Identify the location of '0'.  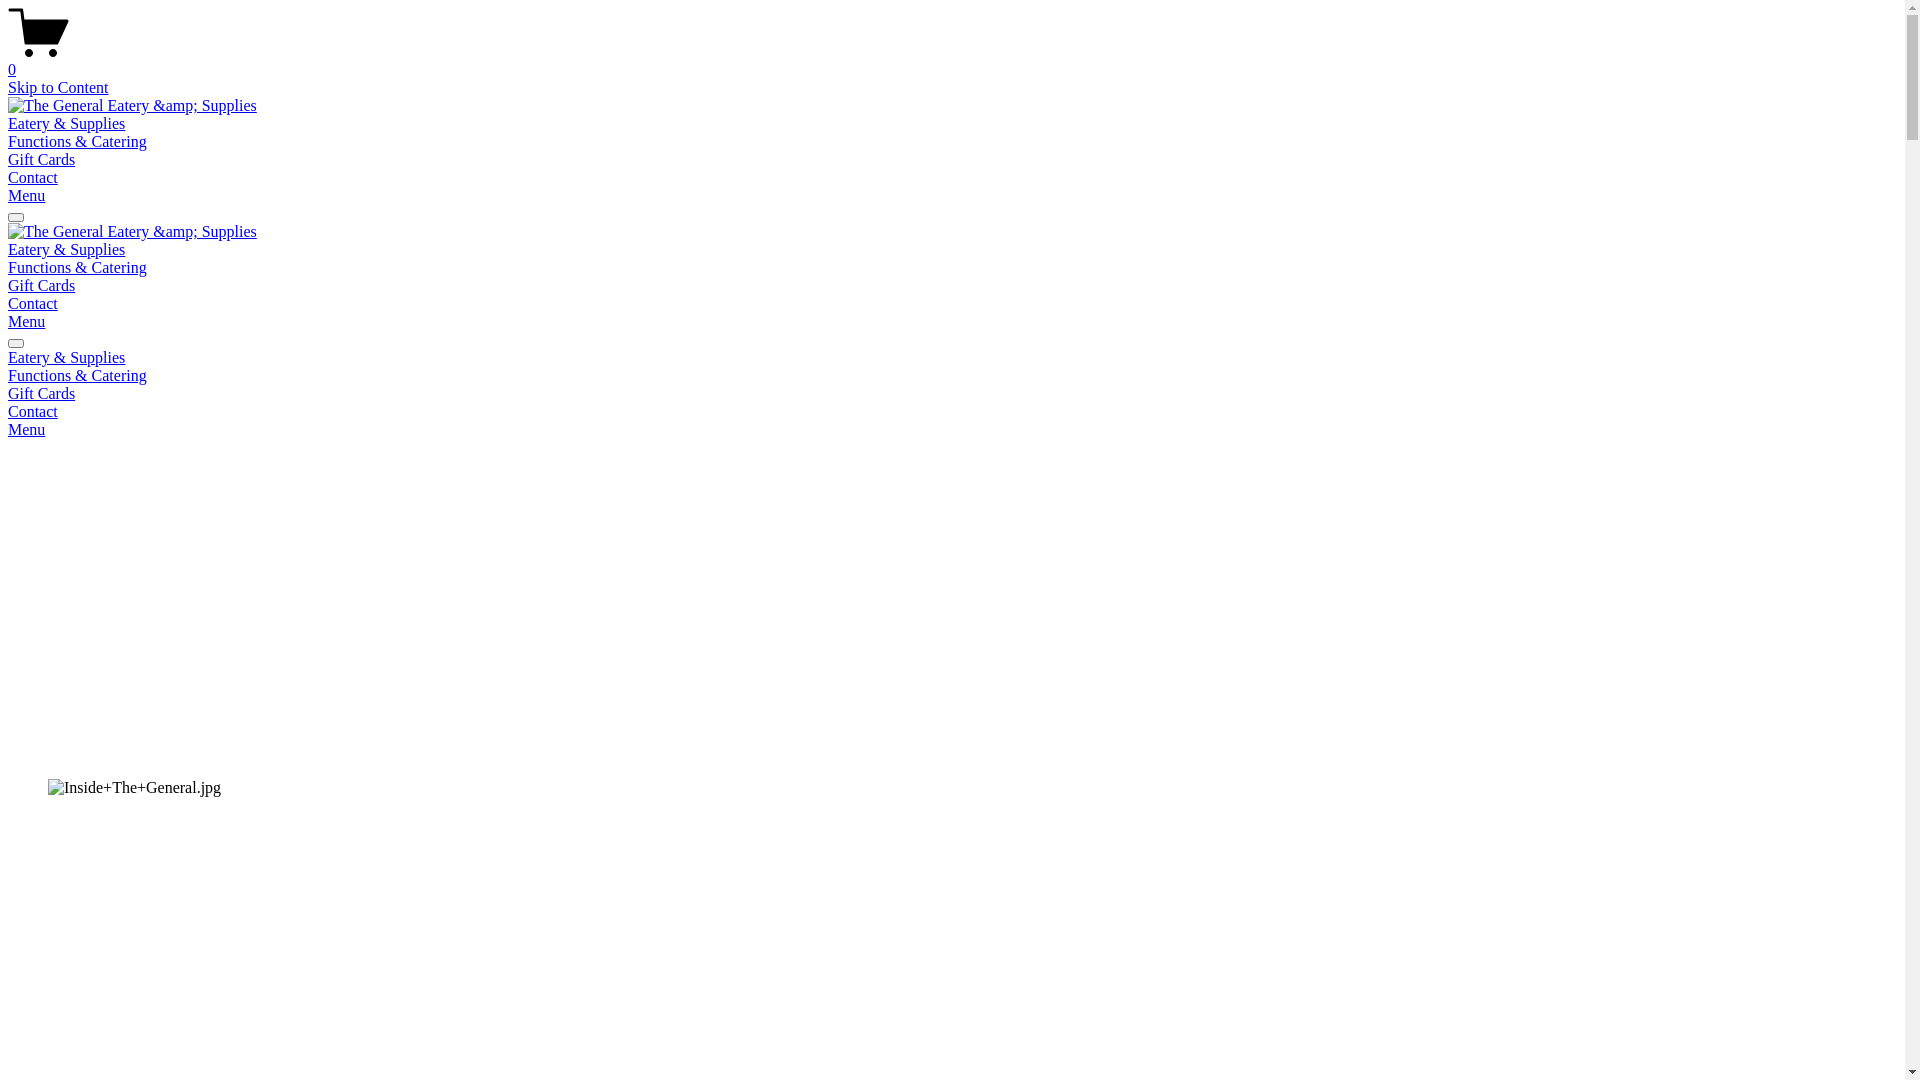
(951, 60).